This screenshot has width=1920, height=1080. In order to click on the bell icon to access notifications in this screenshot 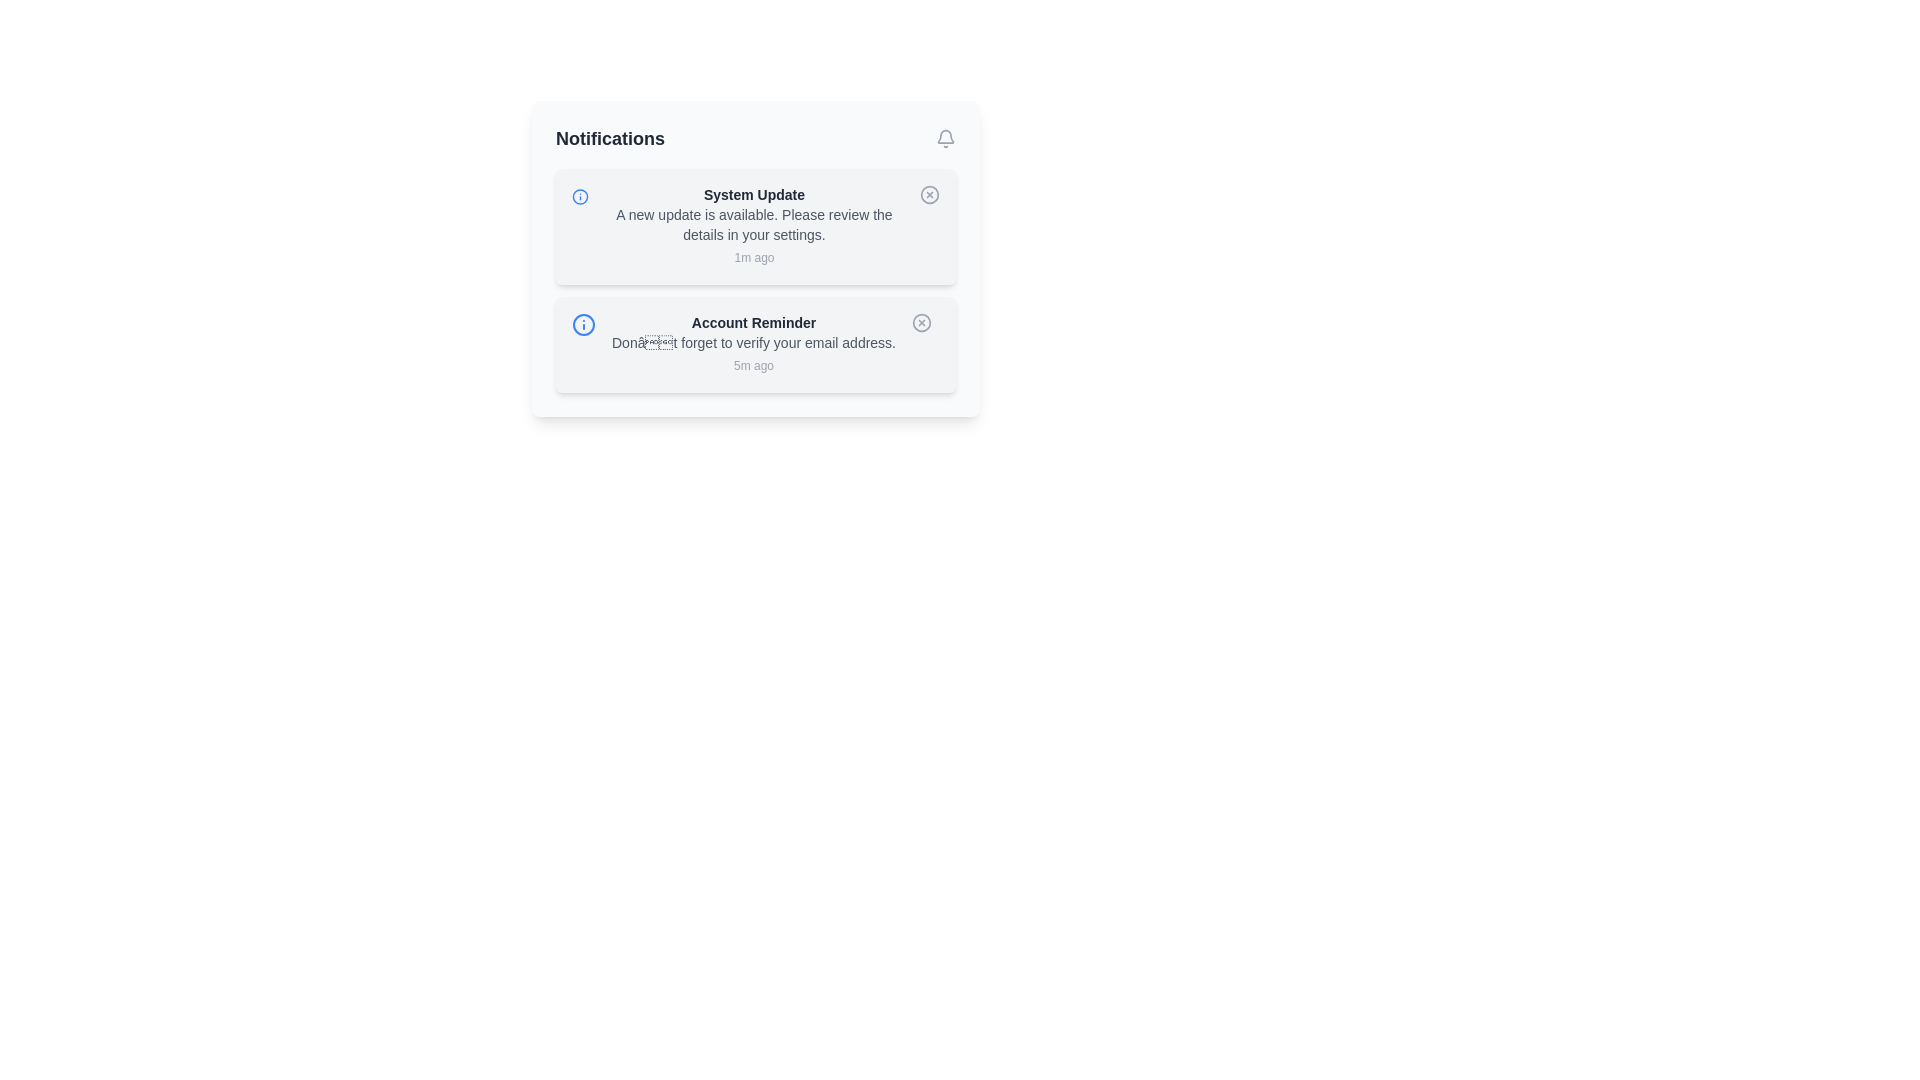, I will do `click(944, 137)`.